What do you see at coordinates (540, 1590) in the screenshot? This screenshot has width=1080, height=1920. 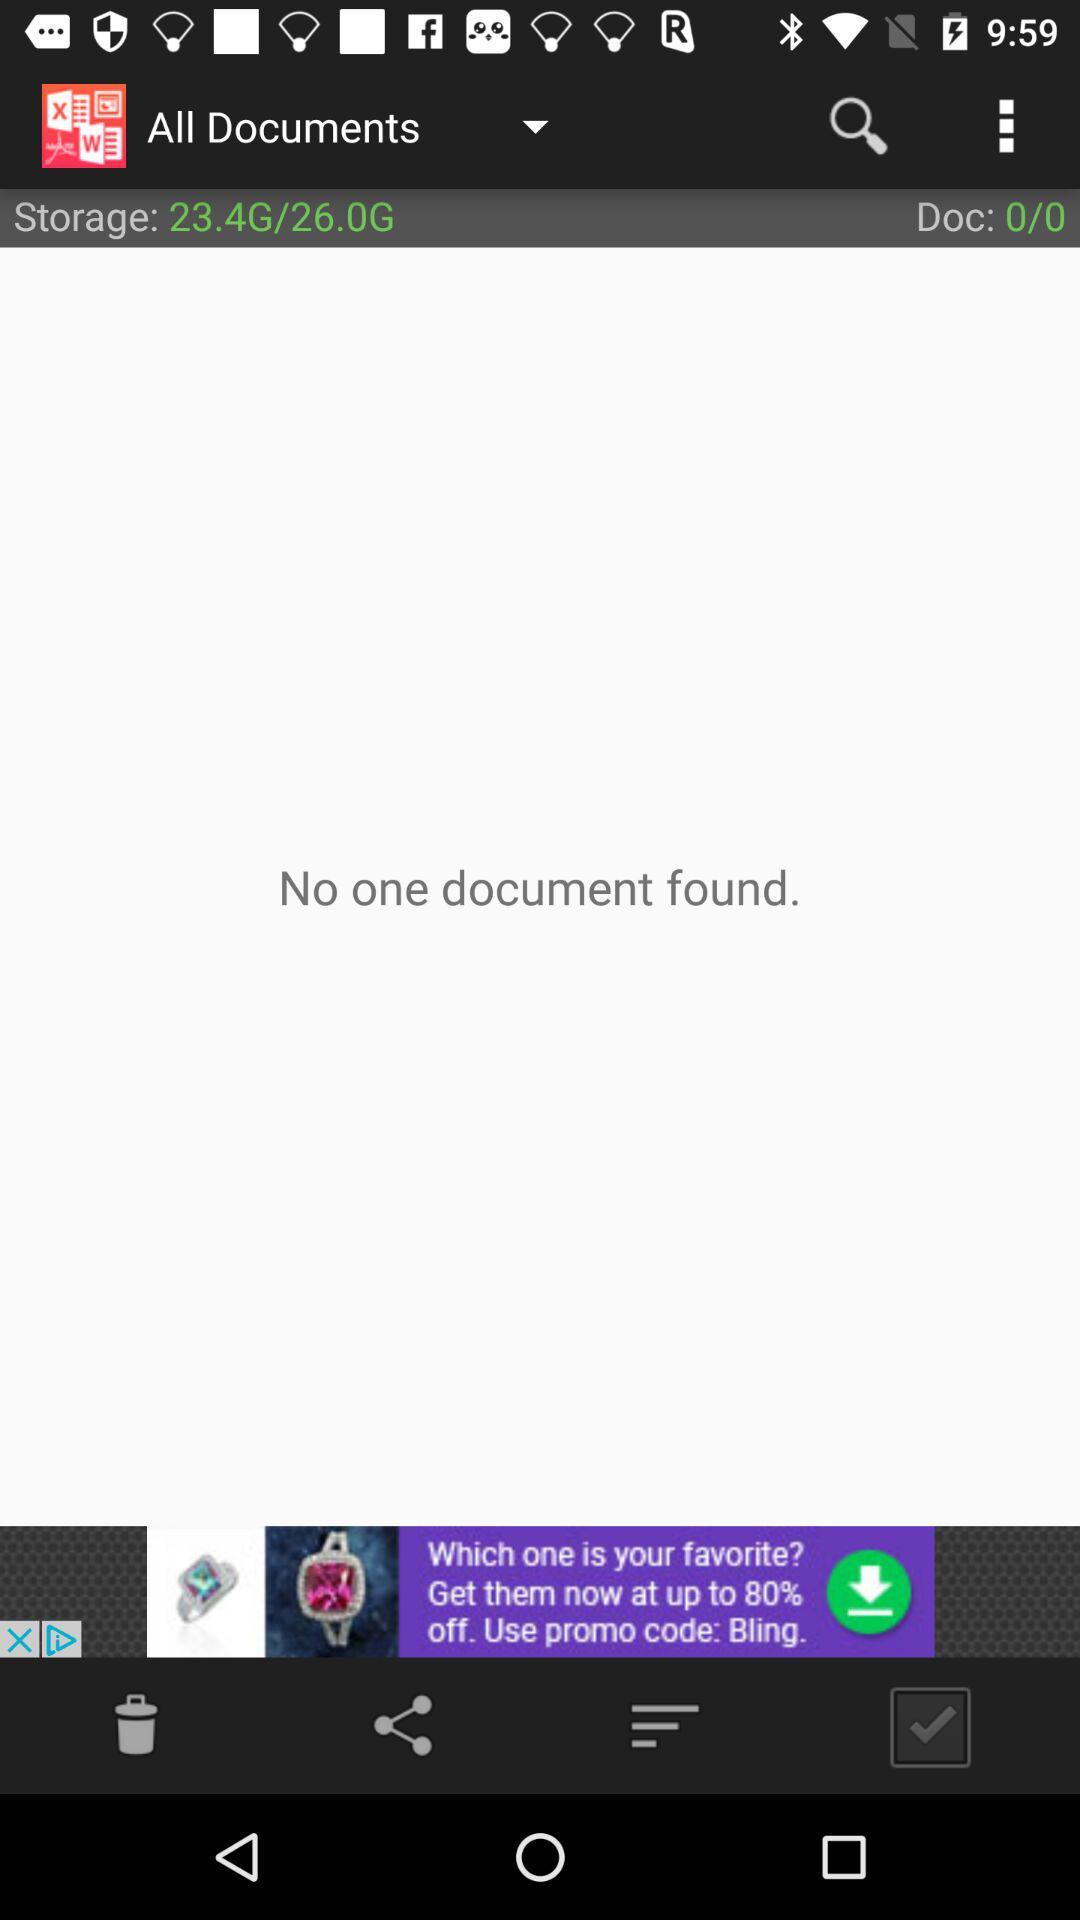 I see `advertisement` at bounding box center [540, 1590].